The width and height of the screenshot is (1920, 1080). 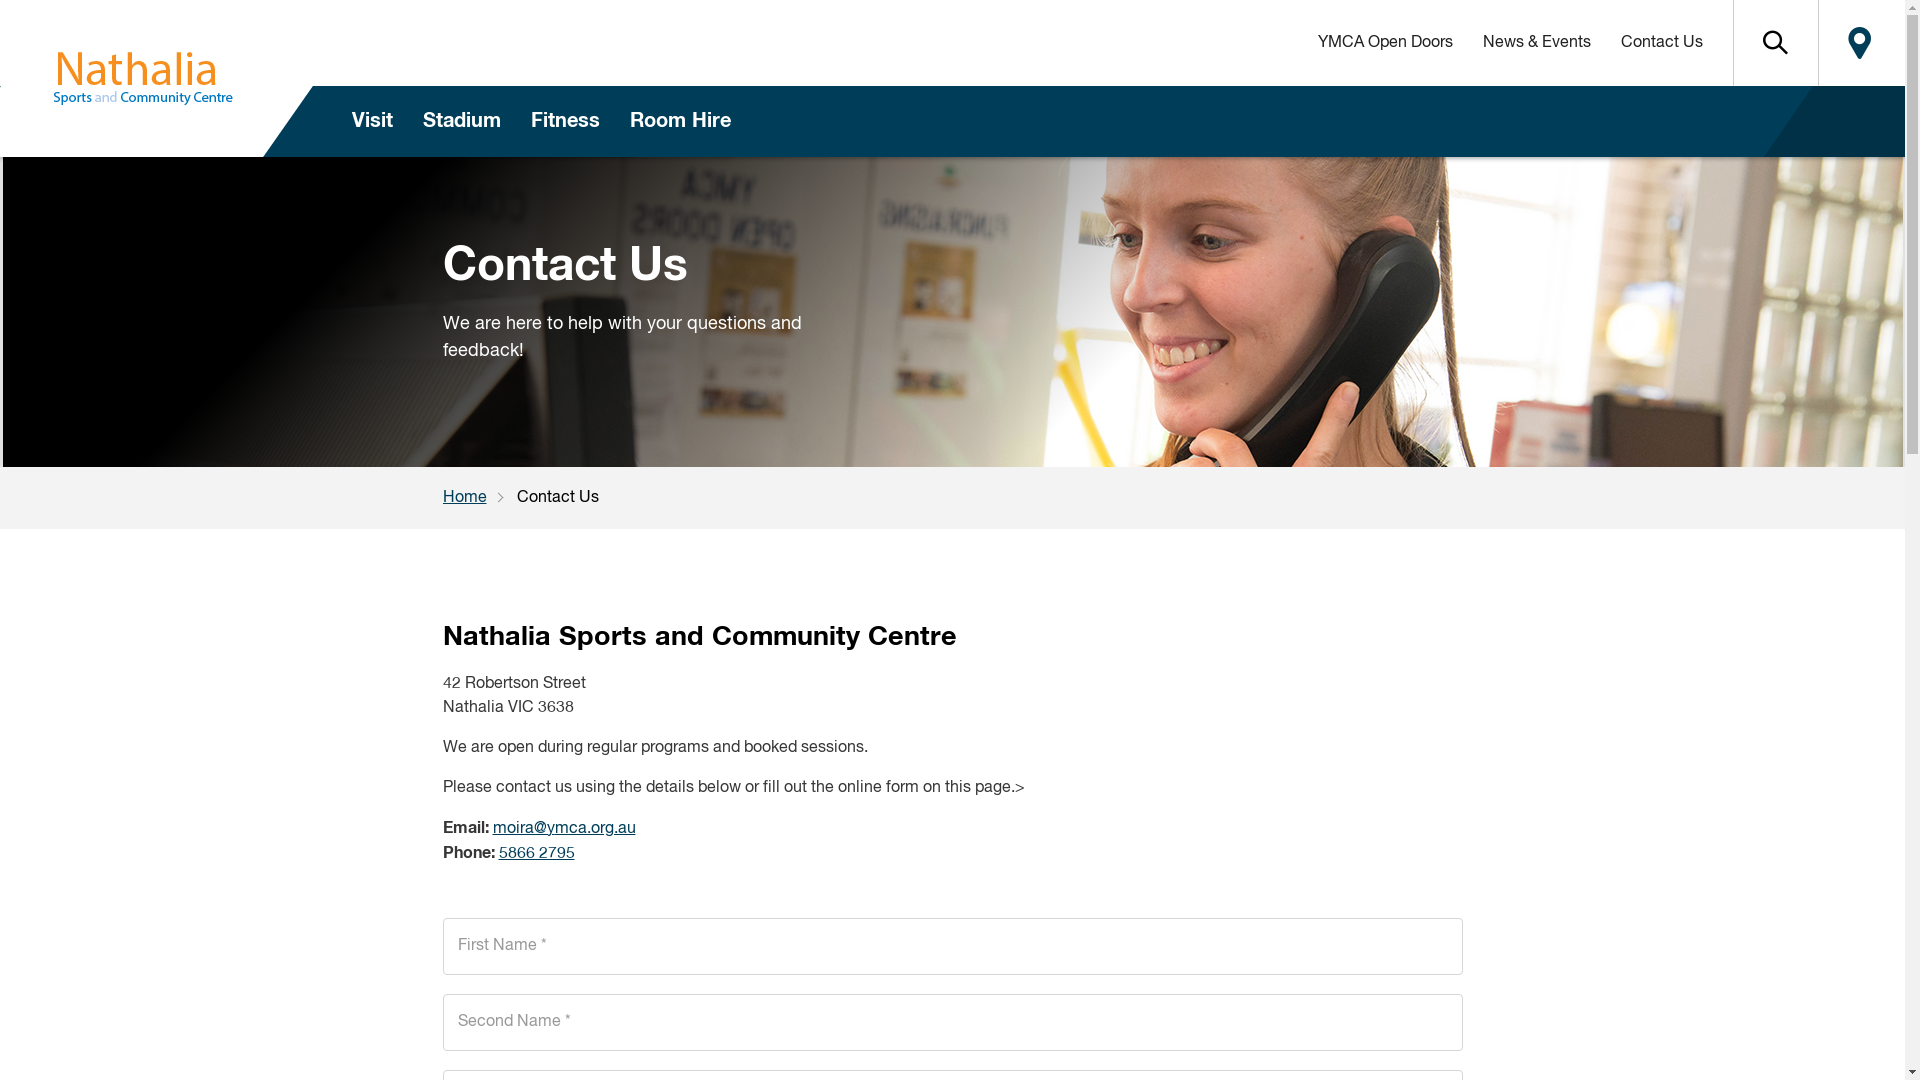 I want to click on 'Fitness', so click(x=564, y=121).